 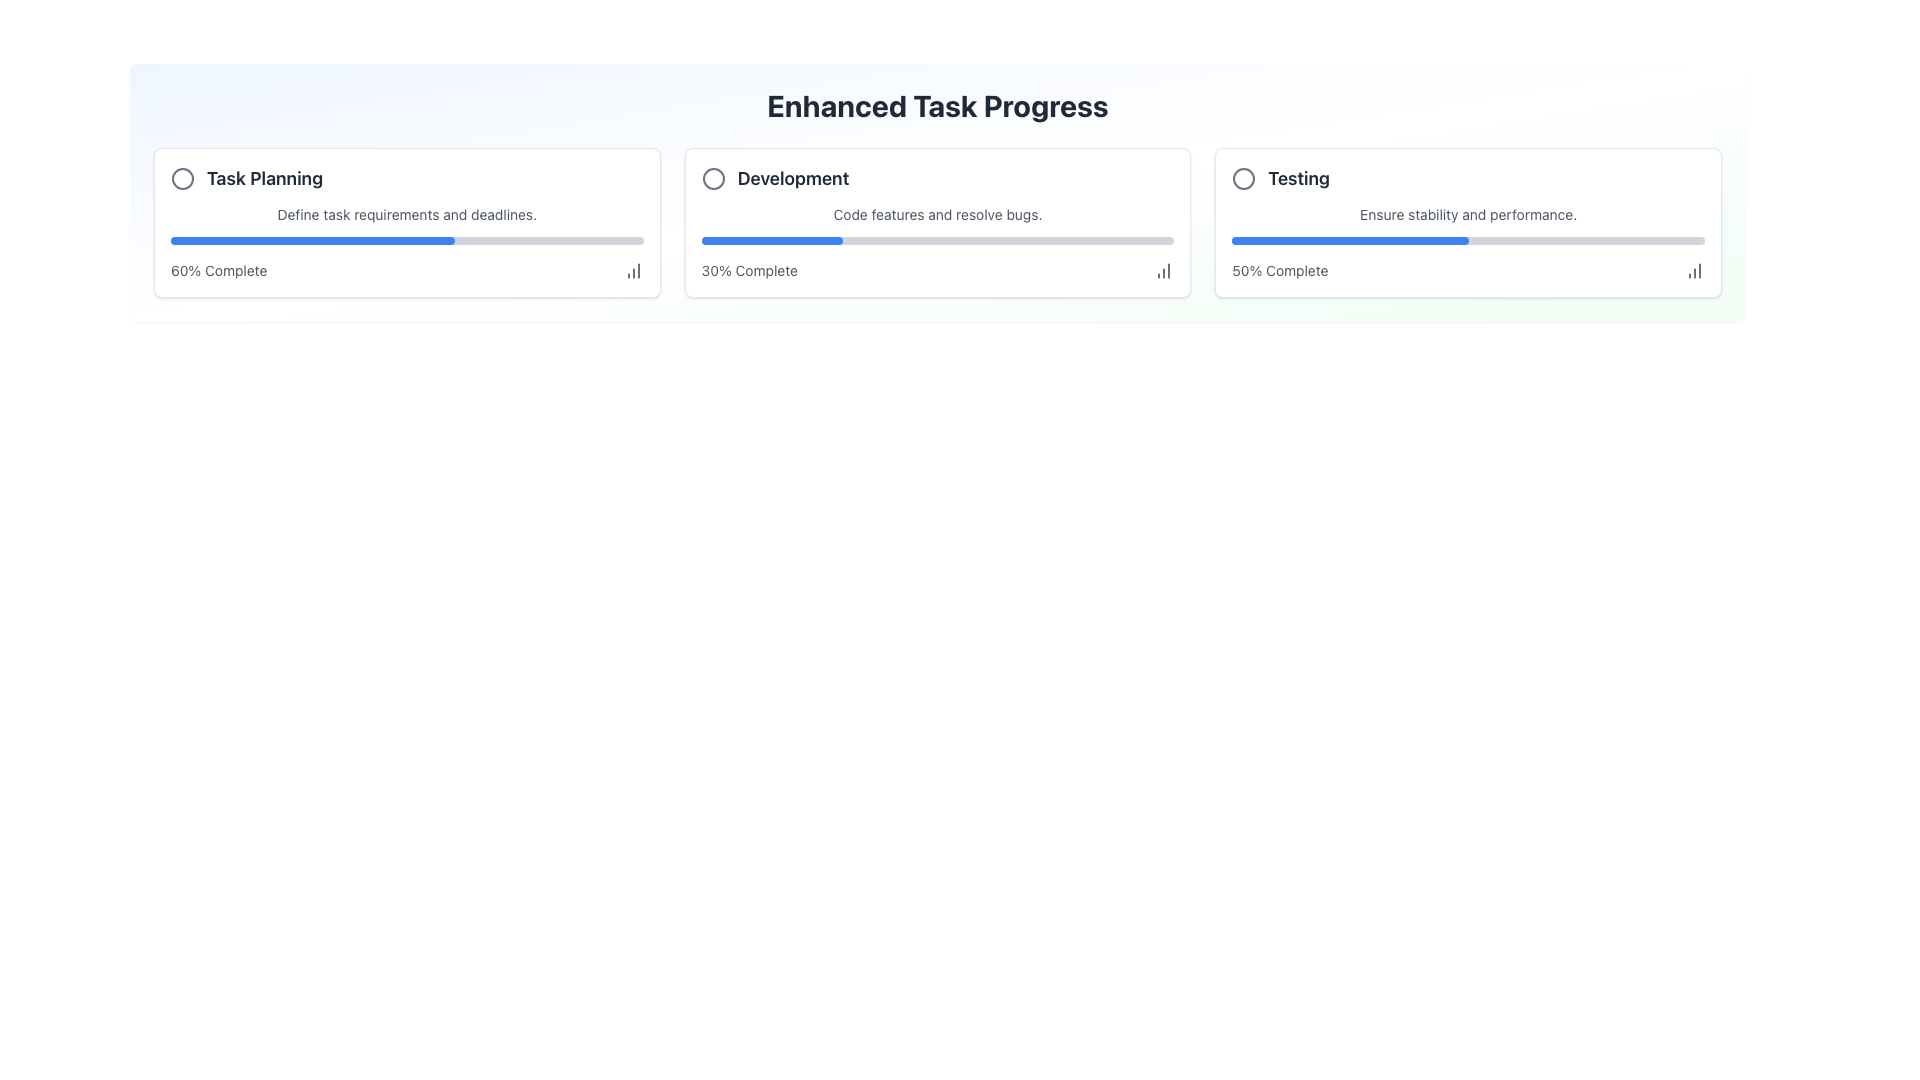 I want to click on the progress level of the horizontal progress bar located in the 'Testing' section, which is filled halfway and positioned between the text 'Ensure stability and performance.' and the label '50% Complete', so click(x=1468, y=239).